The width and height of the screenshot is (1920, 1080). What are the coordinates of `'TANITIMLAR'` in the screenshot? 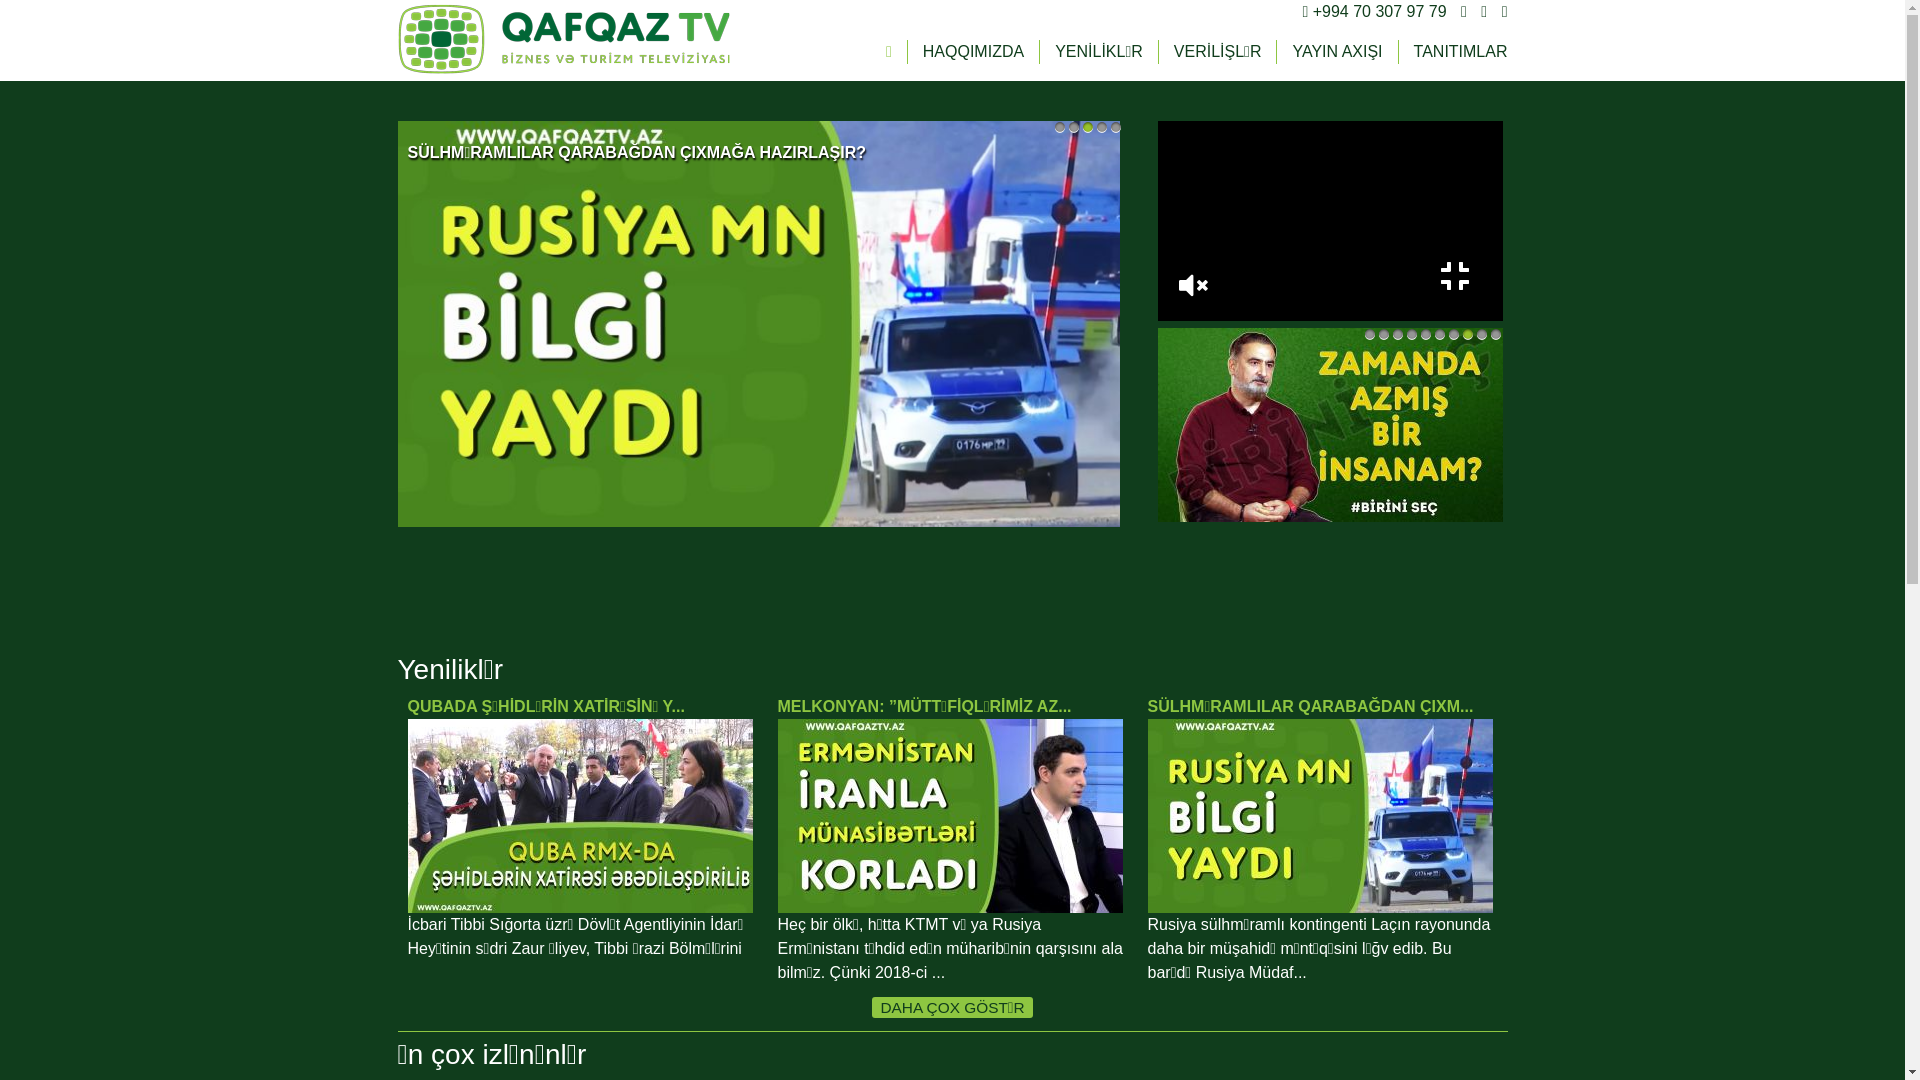 It's located at (1460, 50).